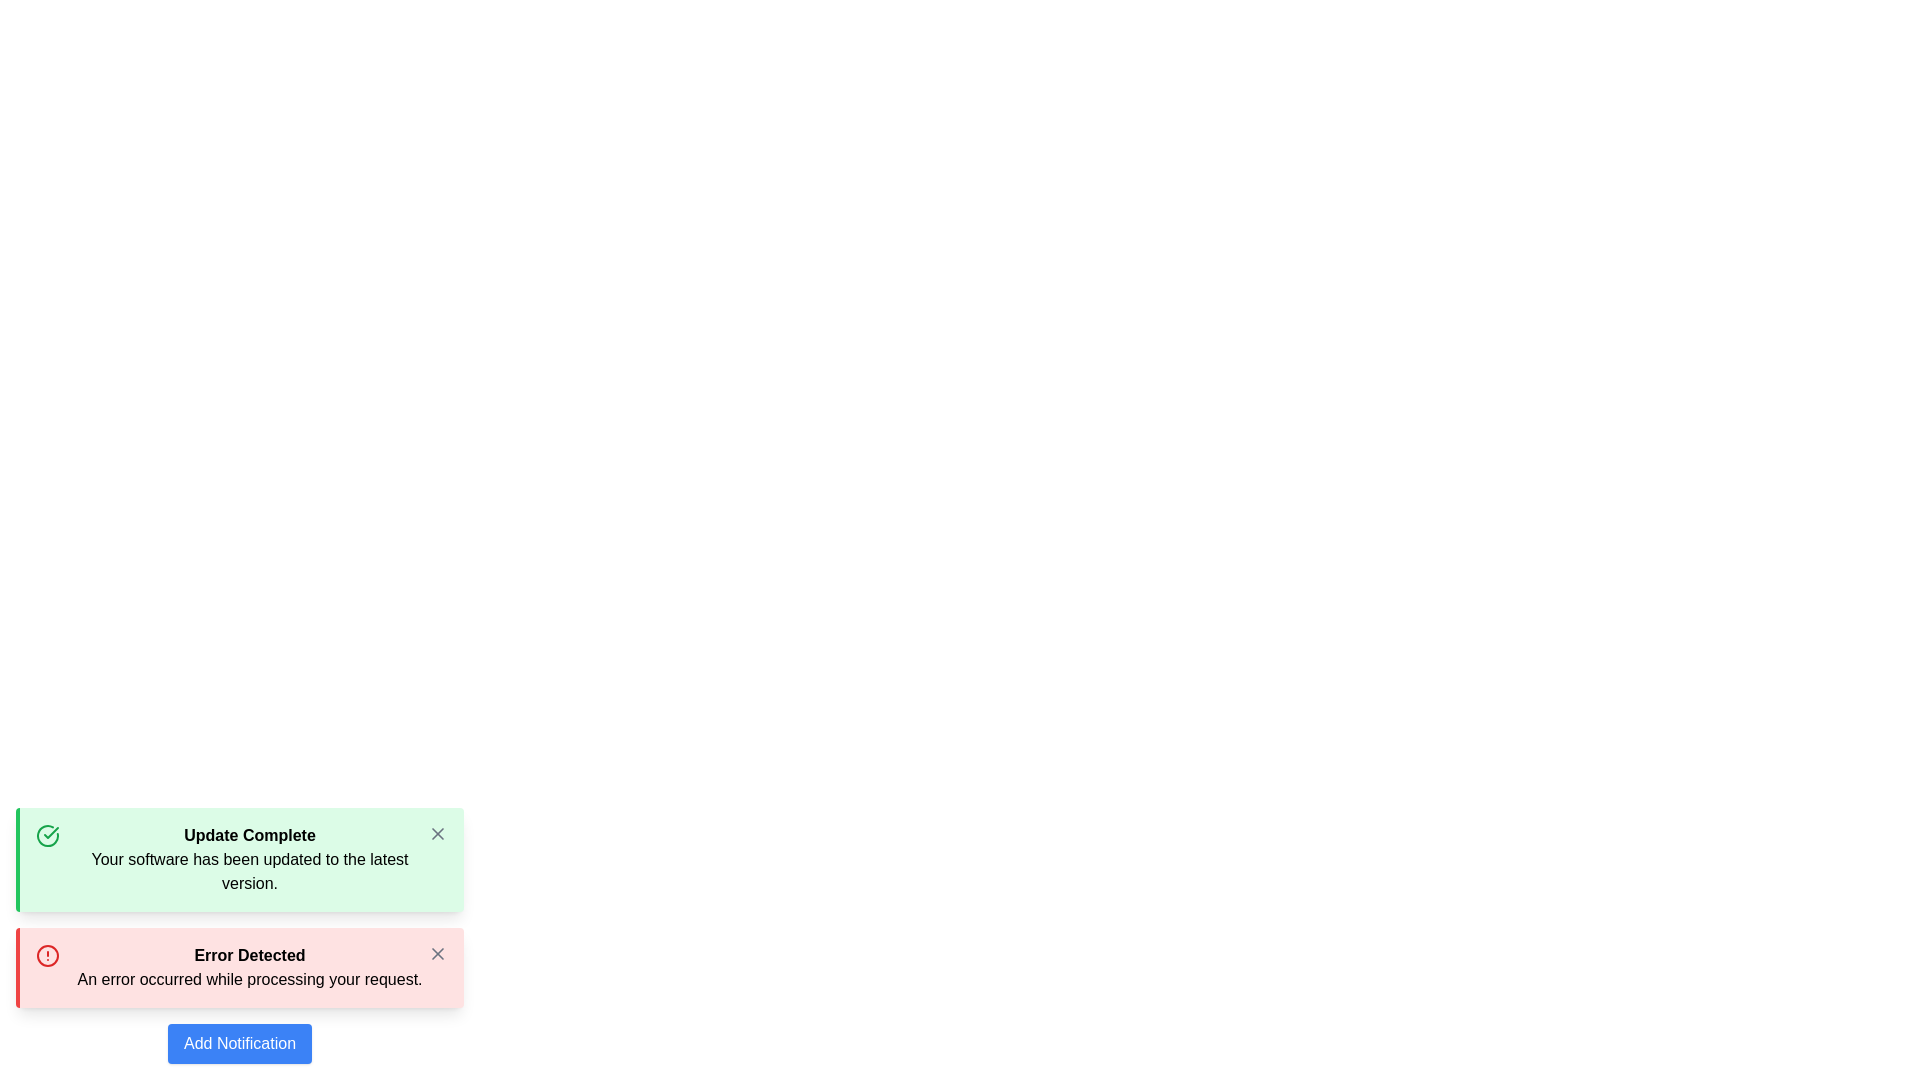 This screenshot has height=1080, width=1920. What do you see at coordinates (240, 859) in the screenshot?
I see `success message from the topmost notification card located at the bottom-left corner of the interface, positioned above the 'Error Detected' notification` at bounding box center [240, 859].